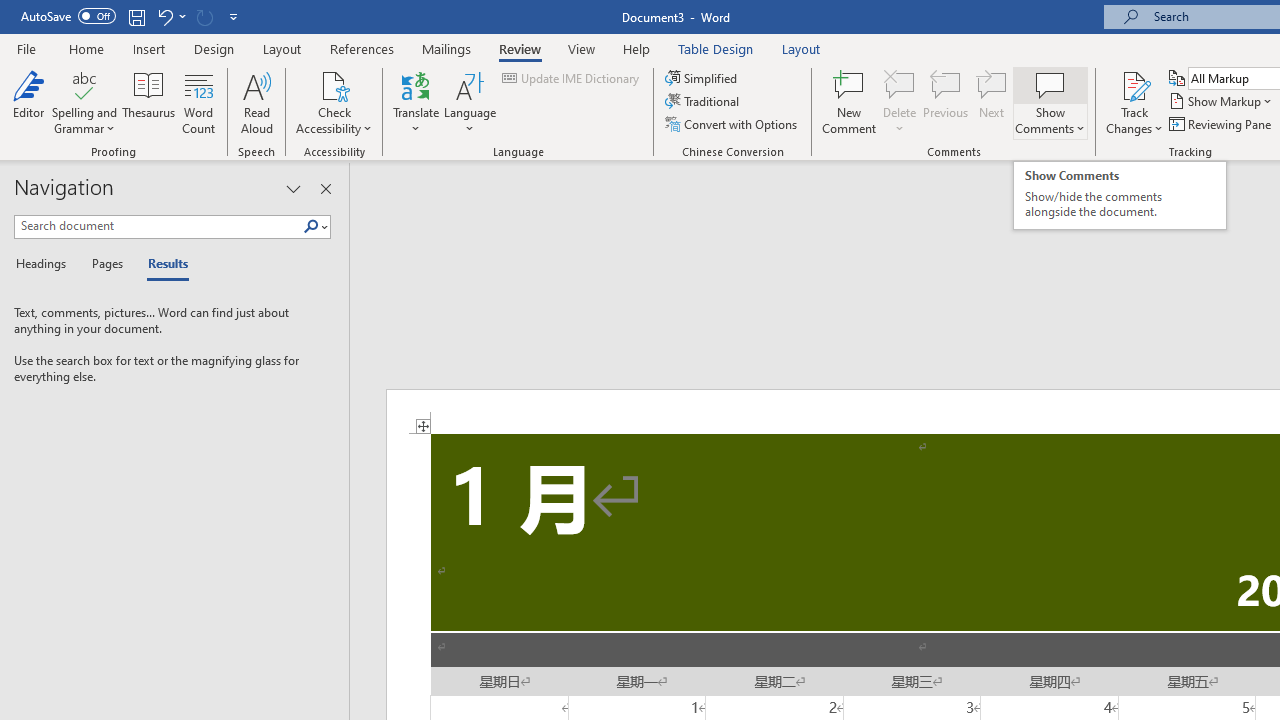 The image size is (1280, 720). I want to click on 'Track Changes', so click(1134, 103).